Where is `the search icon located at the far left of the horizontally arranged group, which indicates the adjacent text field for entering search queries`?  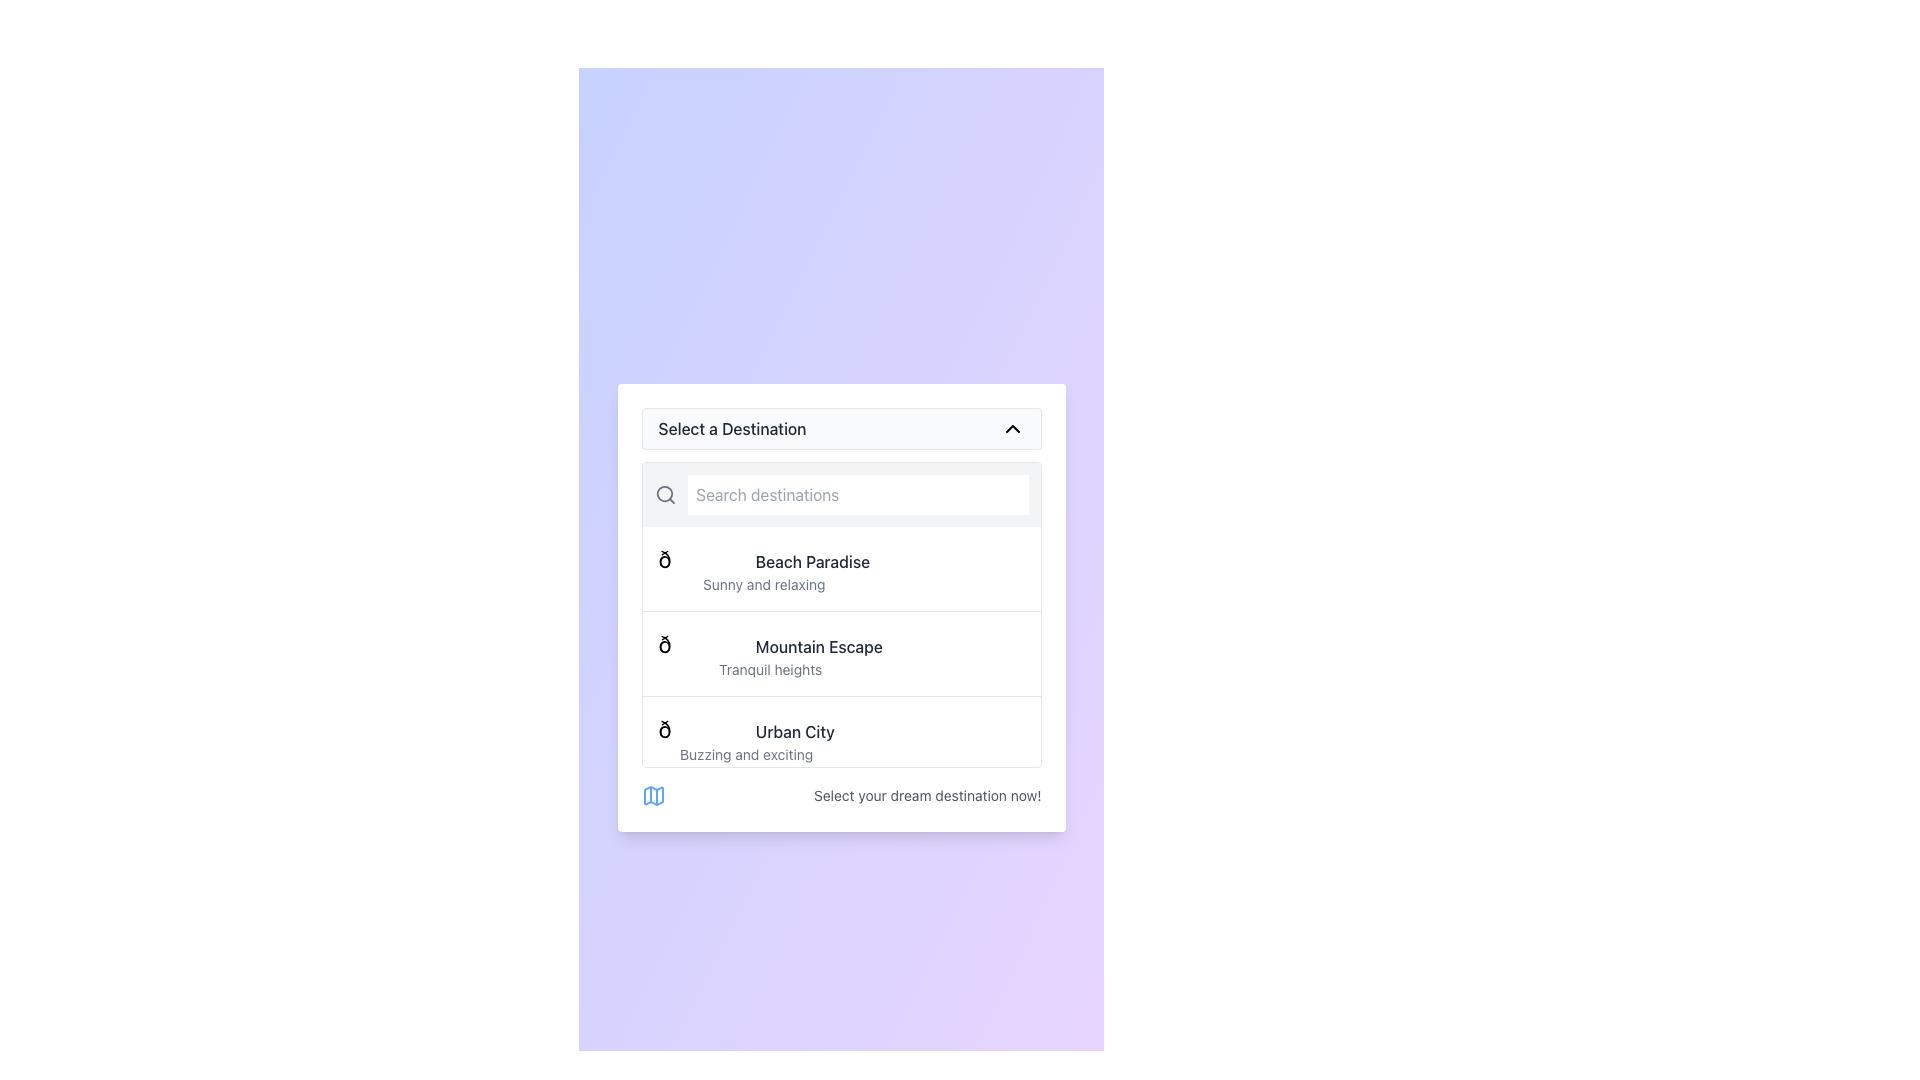 the search icon located at the far left of the horizontally arranged group, which indicates the adjacent text field for entering search queries is located at coordinates (665, 494).